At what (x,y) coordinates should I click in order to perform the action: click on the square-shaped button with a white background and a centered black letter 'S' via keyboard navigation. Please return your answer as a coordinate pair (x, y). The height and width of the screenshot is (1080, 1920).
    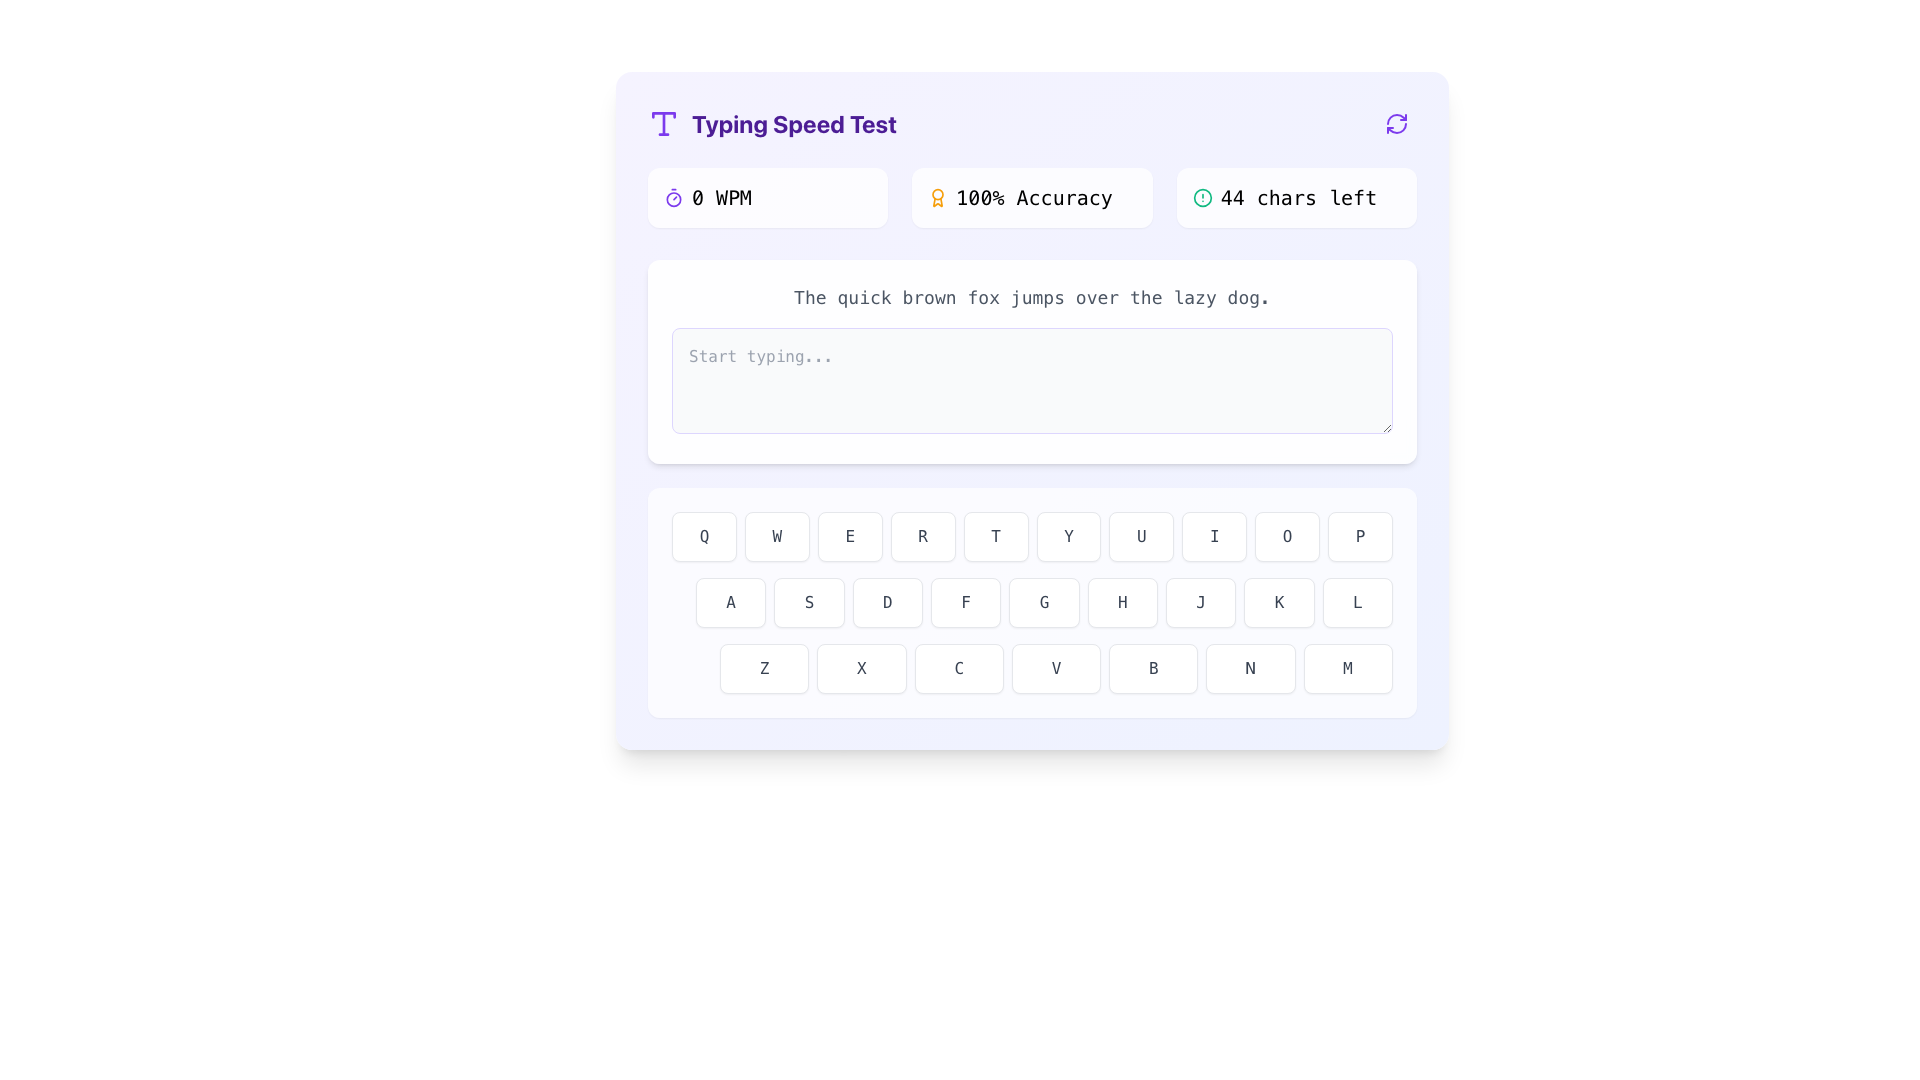
    Looking at the image, I should click on (809, 601).